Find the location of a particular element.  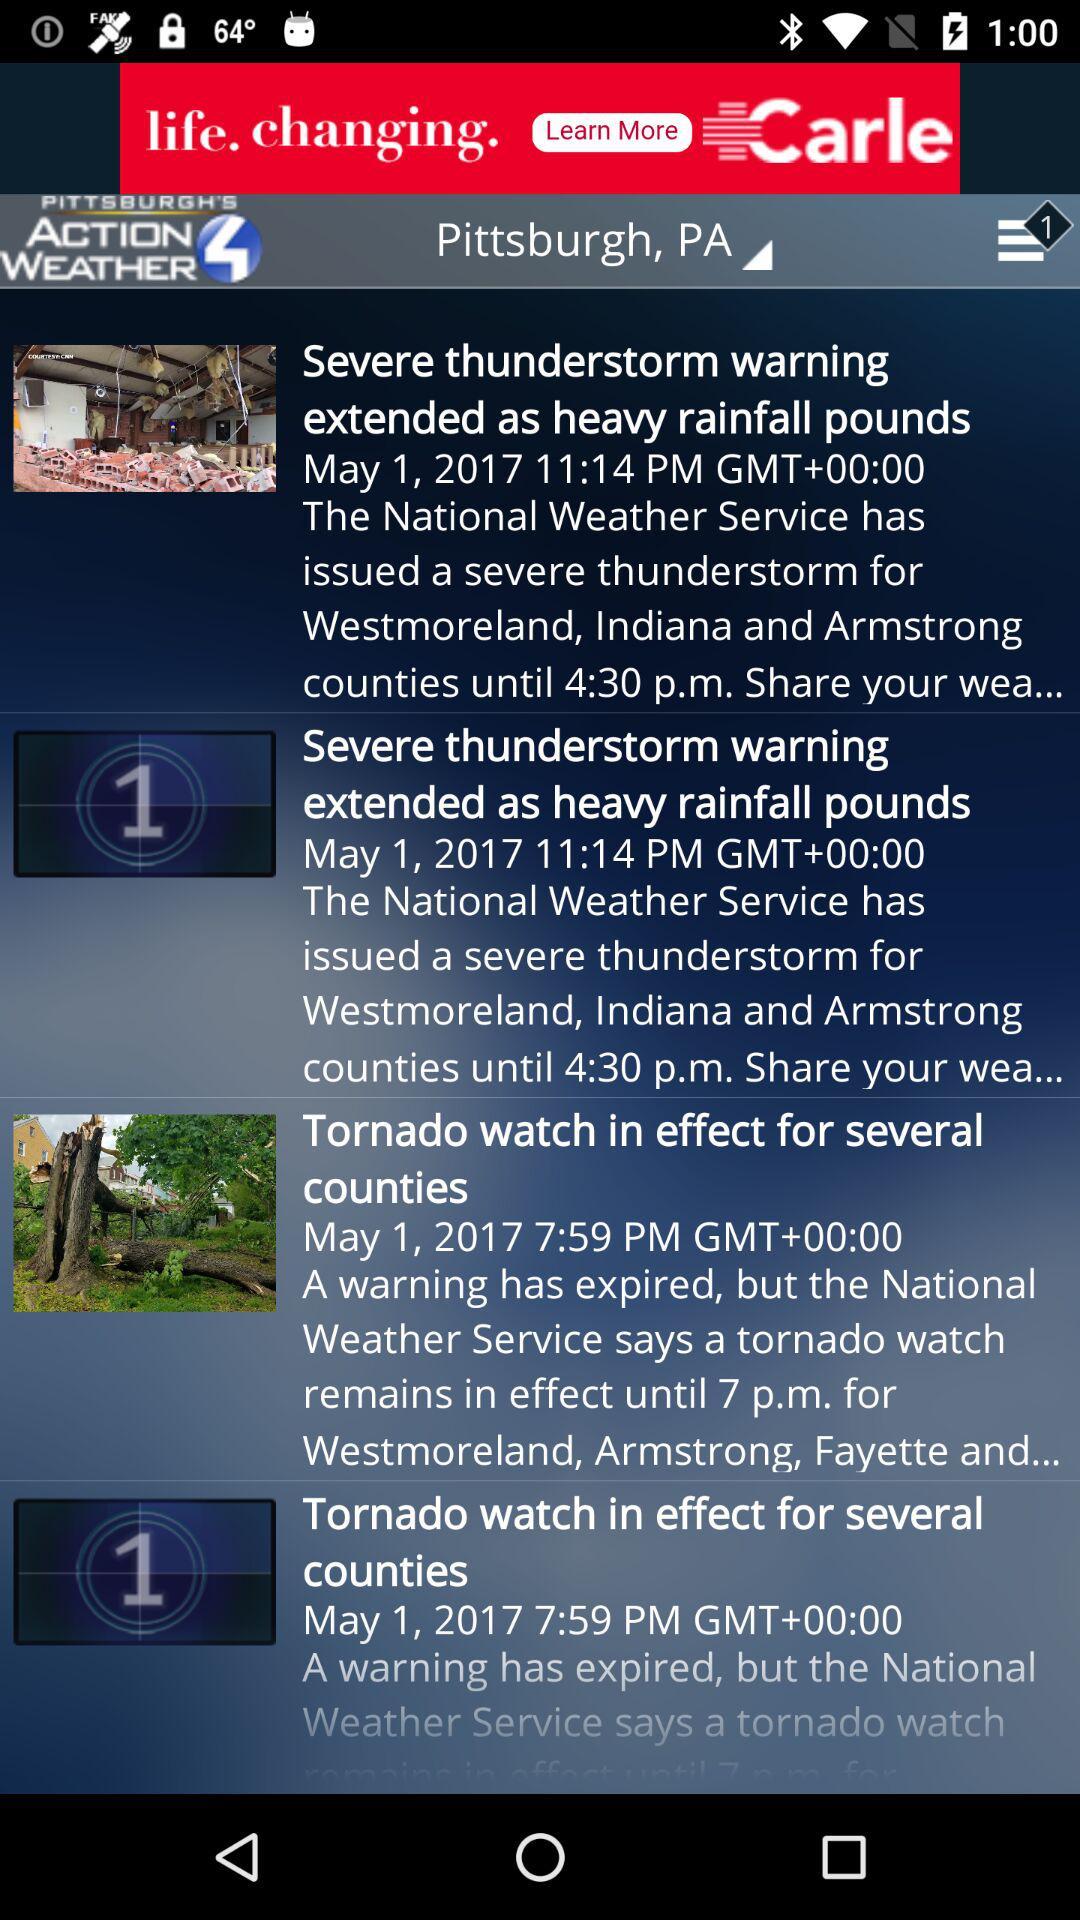

medical advertisement is located at coordinates (540, 127).